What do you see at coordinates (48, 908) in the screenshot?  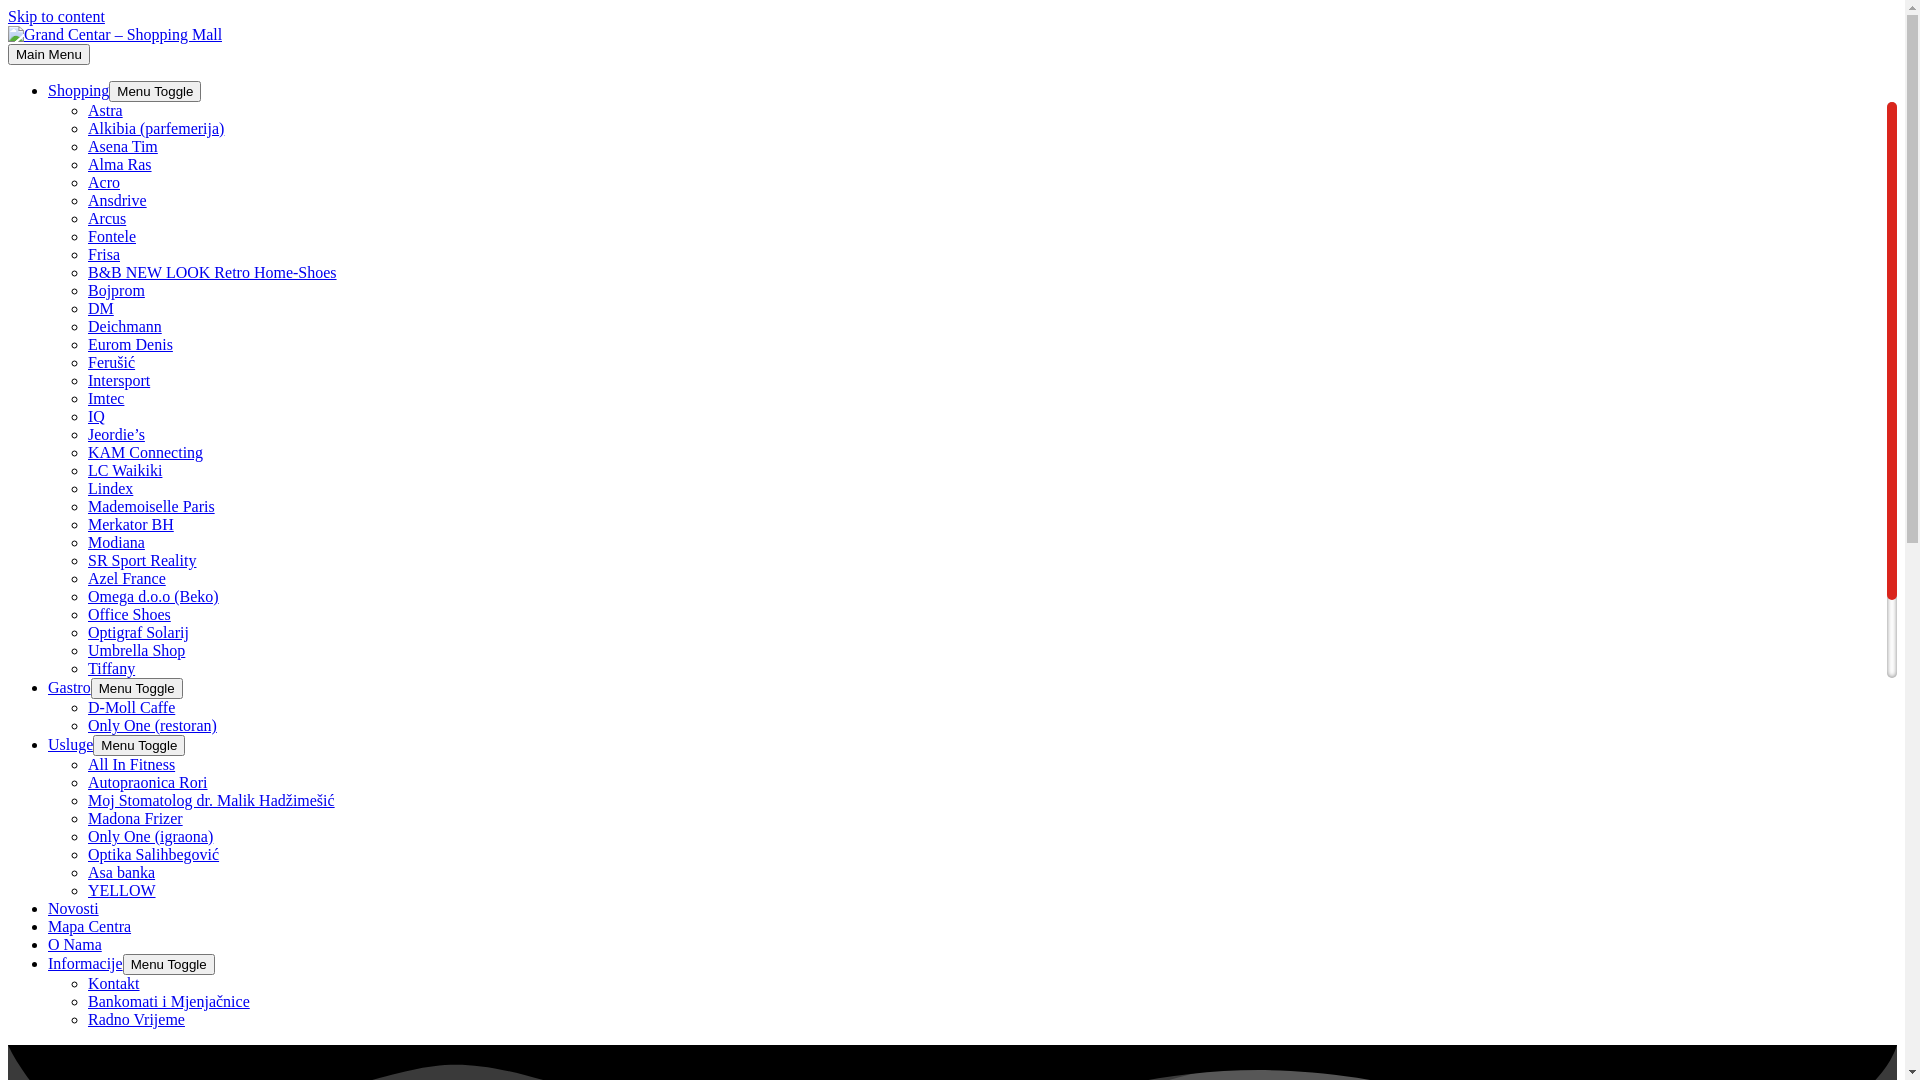 I see `'Novosti'` at bounding box center [48, 908].